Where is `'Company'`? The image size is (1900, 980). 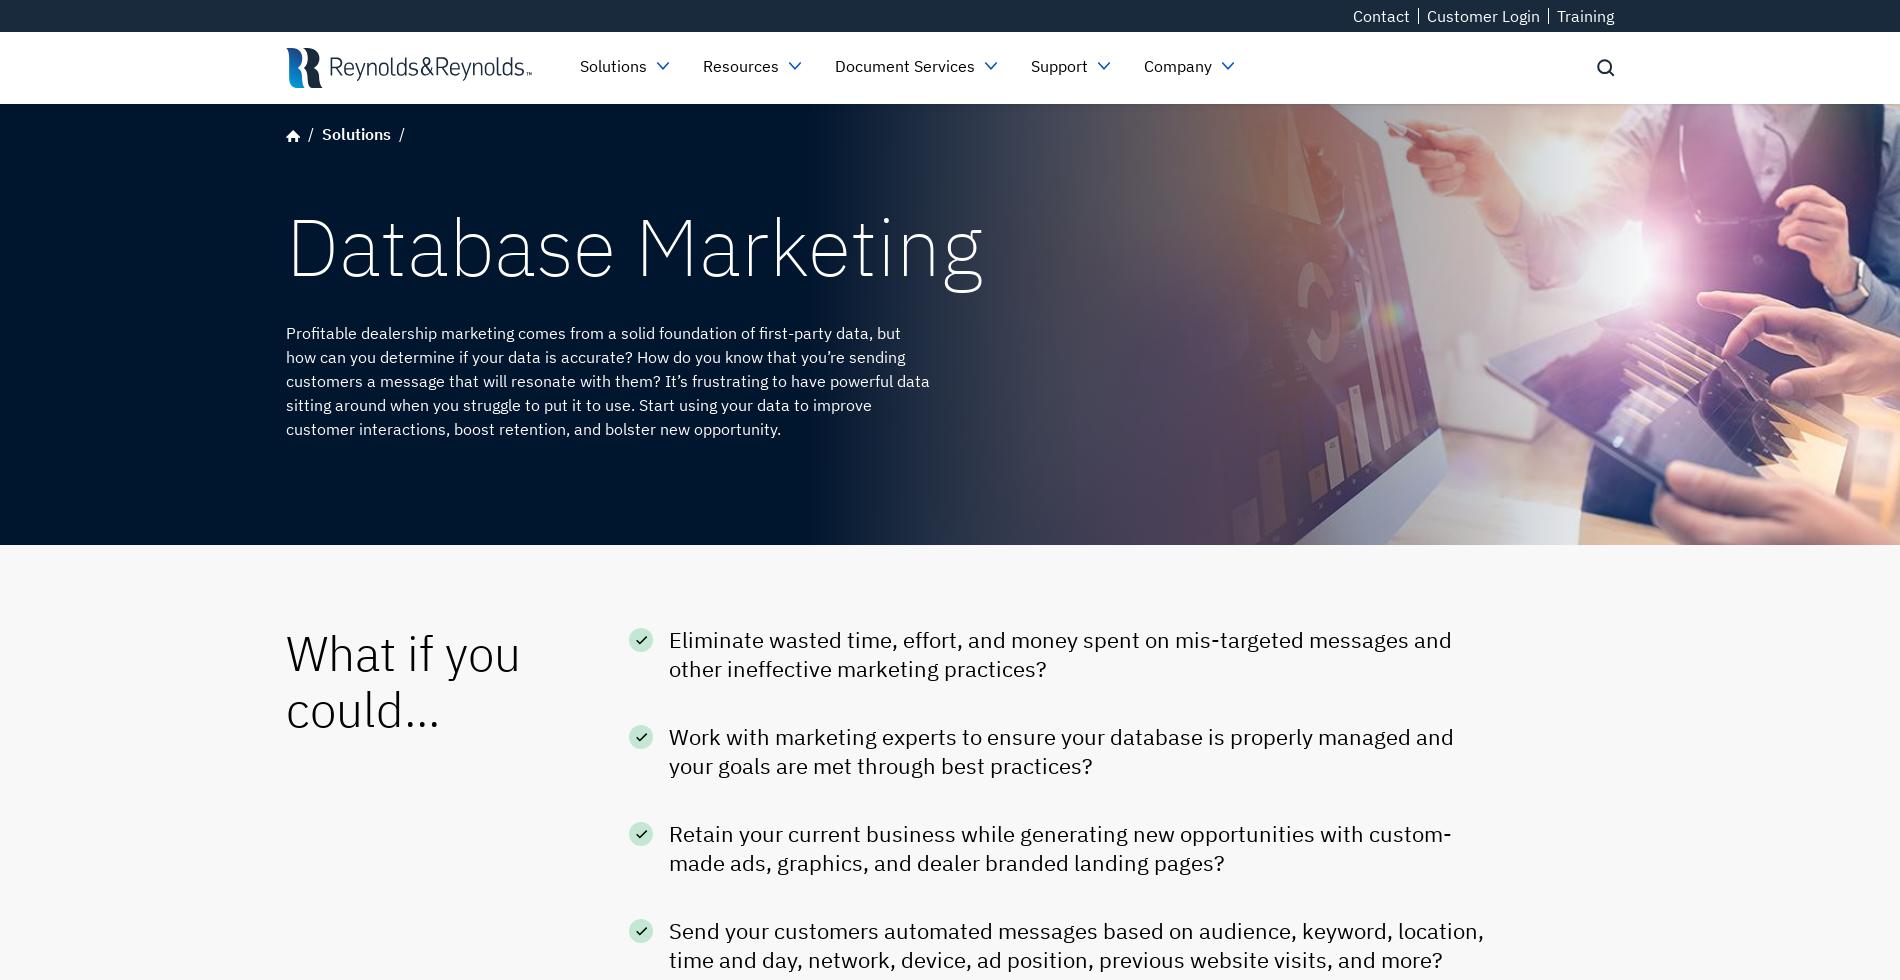
'Company' is located at coordinates (1177, 65).